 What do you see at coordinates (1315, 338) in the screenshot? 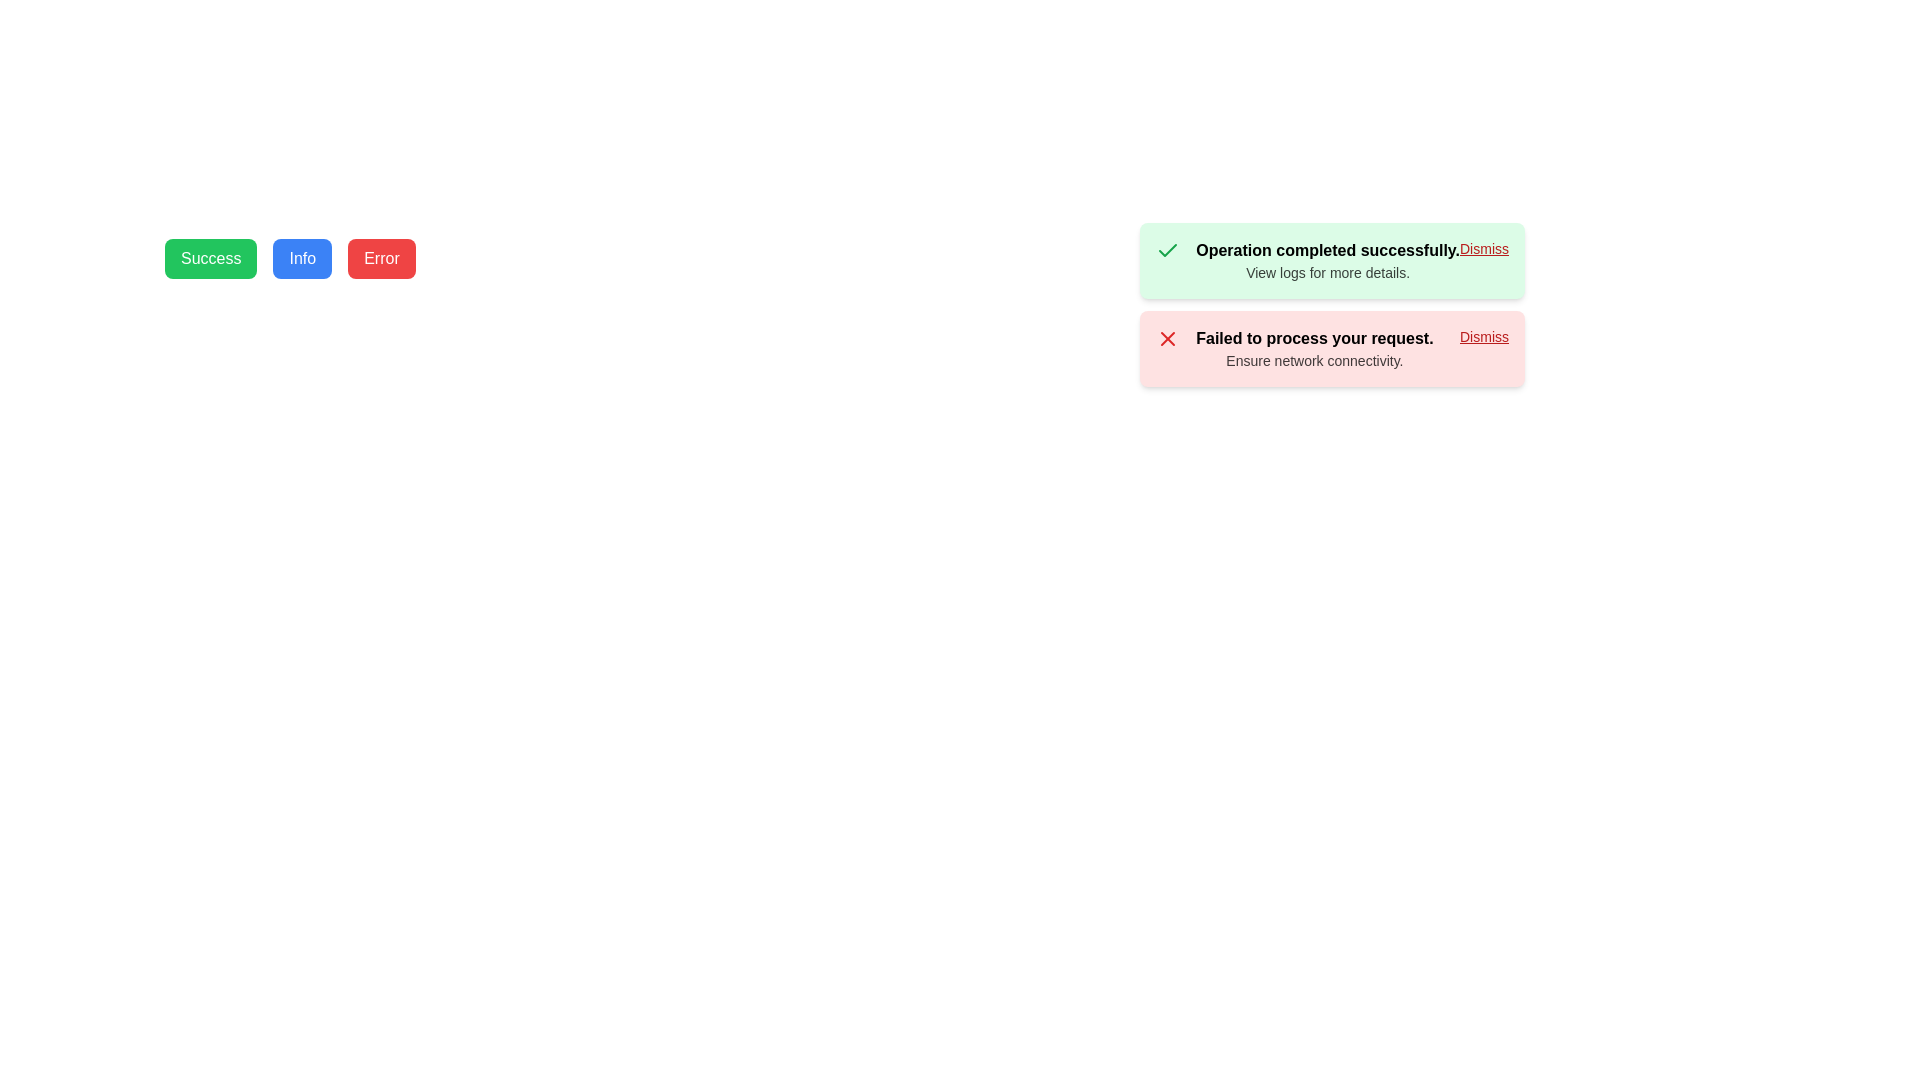
I see `error message displayed in the bold text 'Failed to process your request.' which is located in the second notification box with a red background` at bounding box center [1315, 338].